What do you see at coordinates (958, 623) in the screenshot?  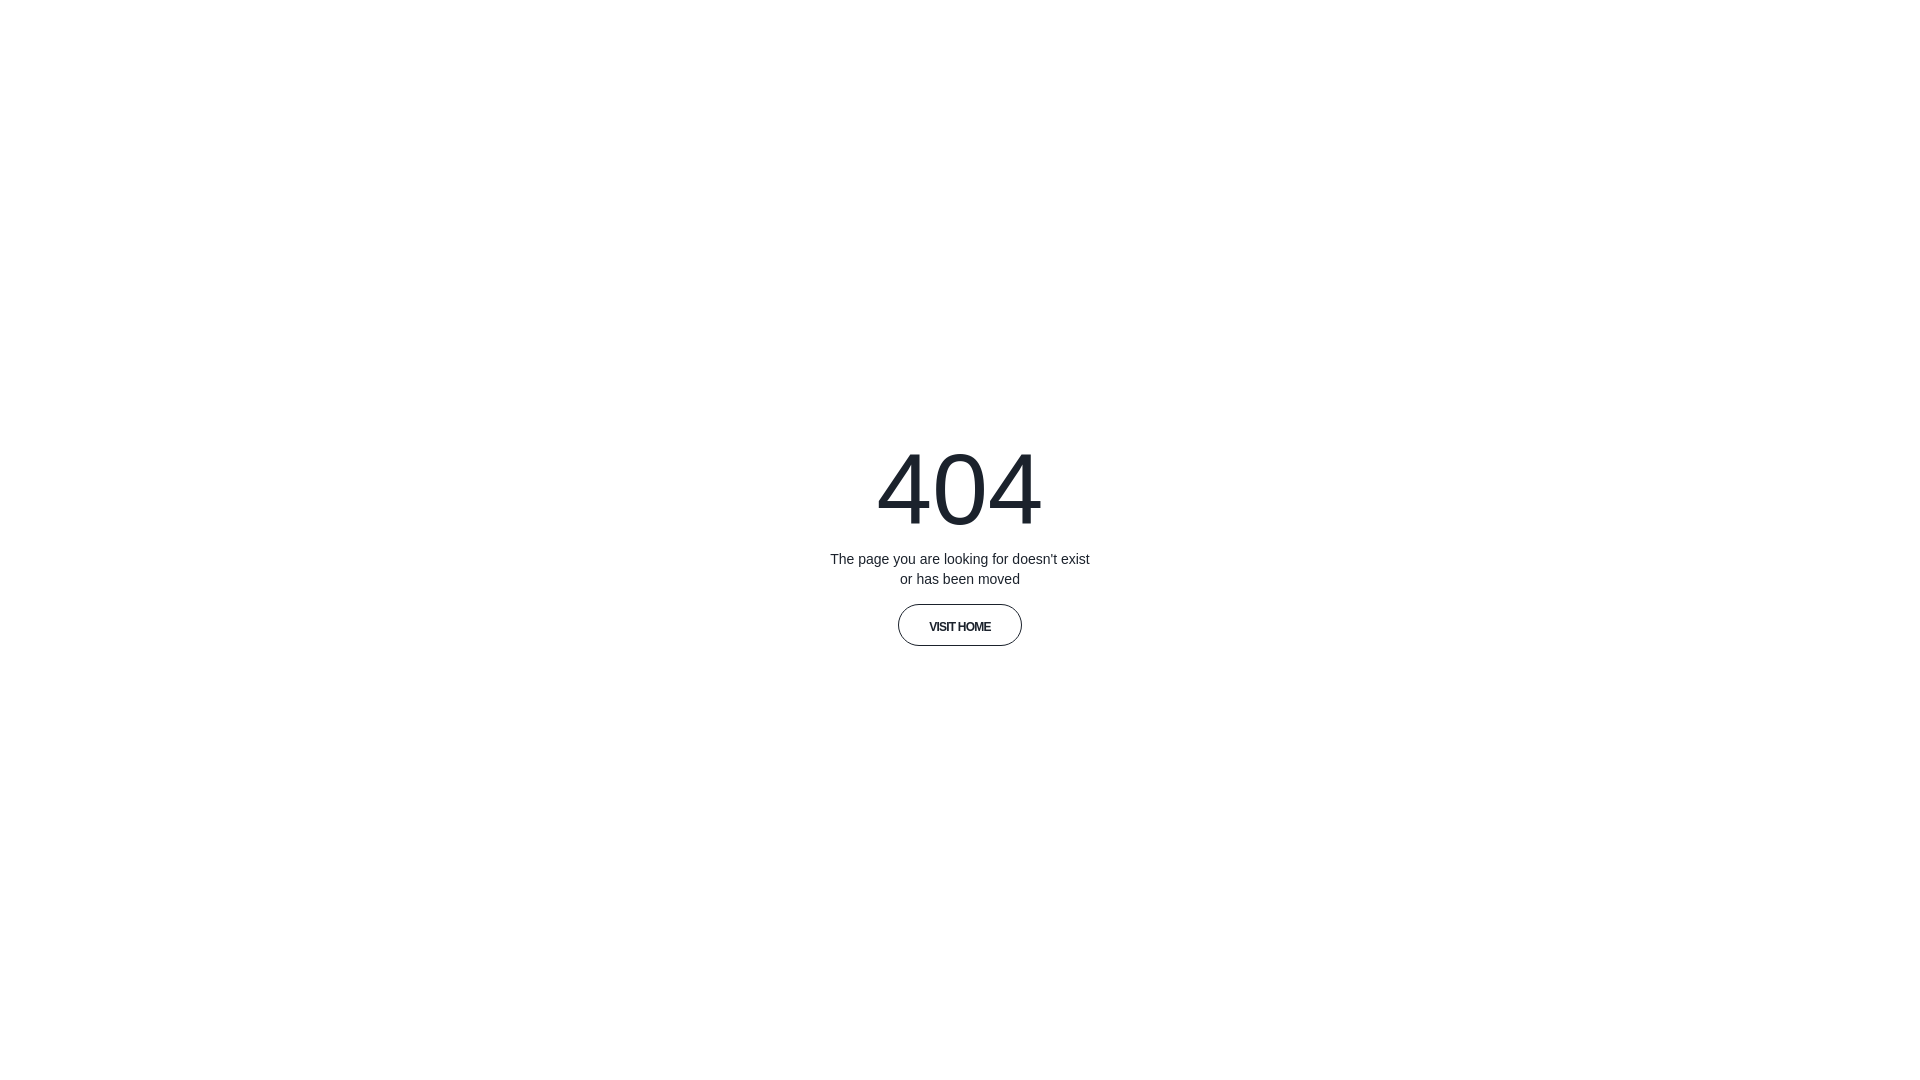 I see `'VISIT HOME'` at bounding box center [958, 623].